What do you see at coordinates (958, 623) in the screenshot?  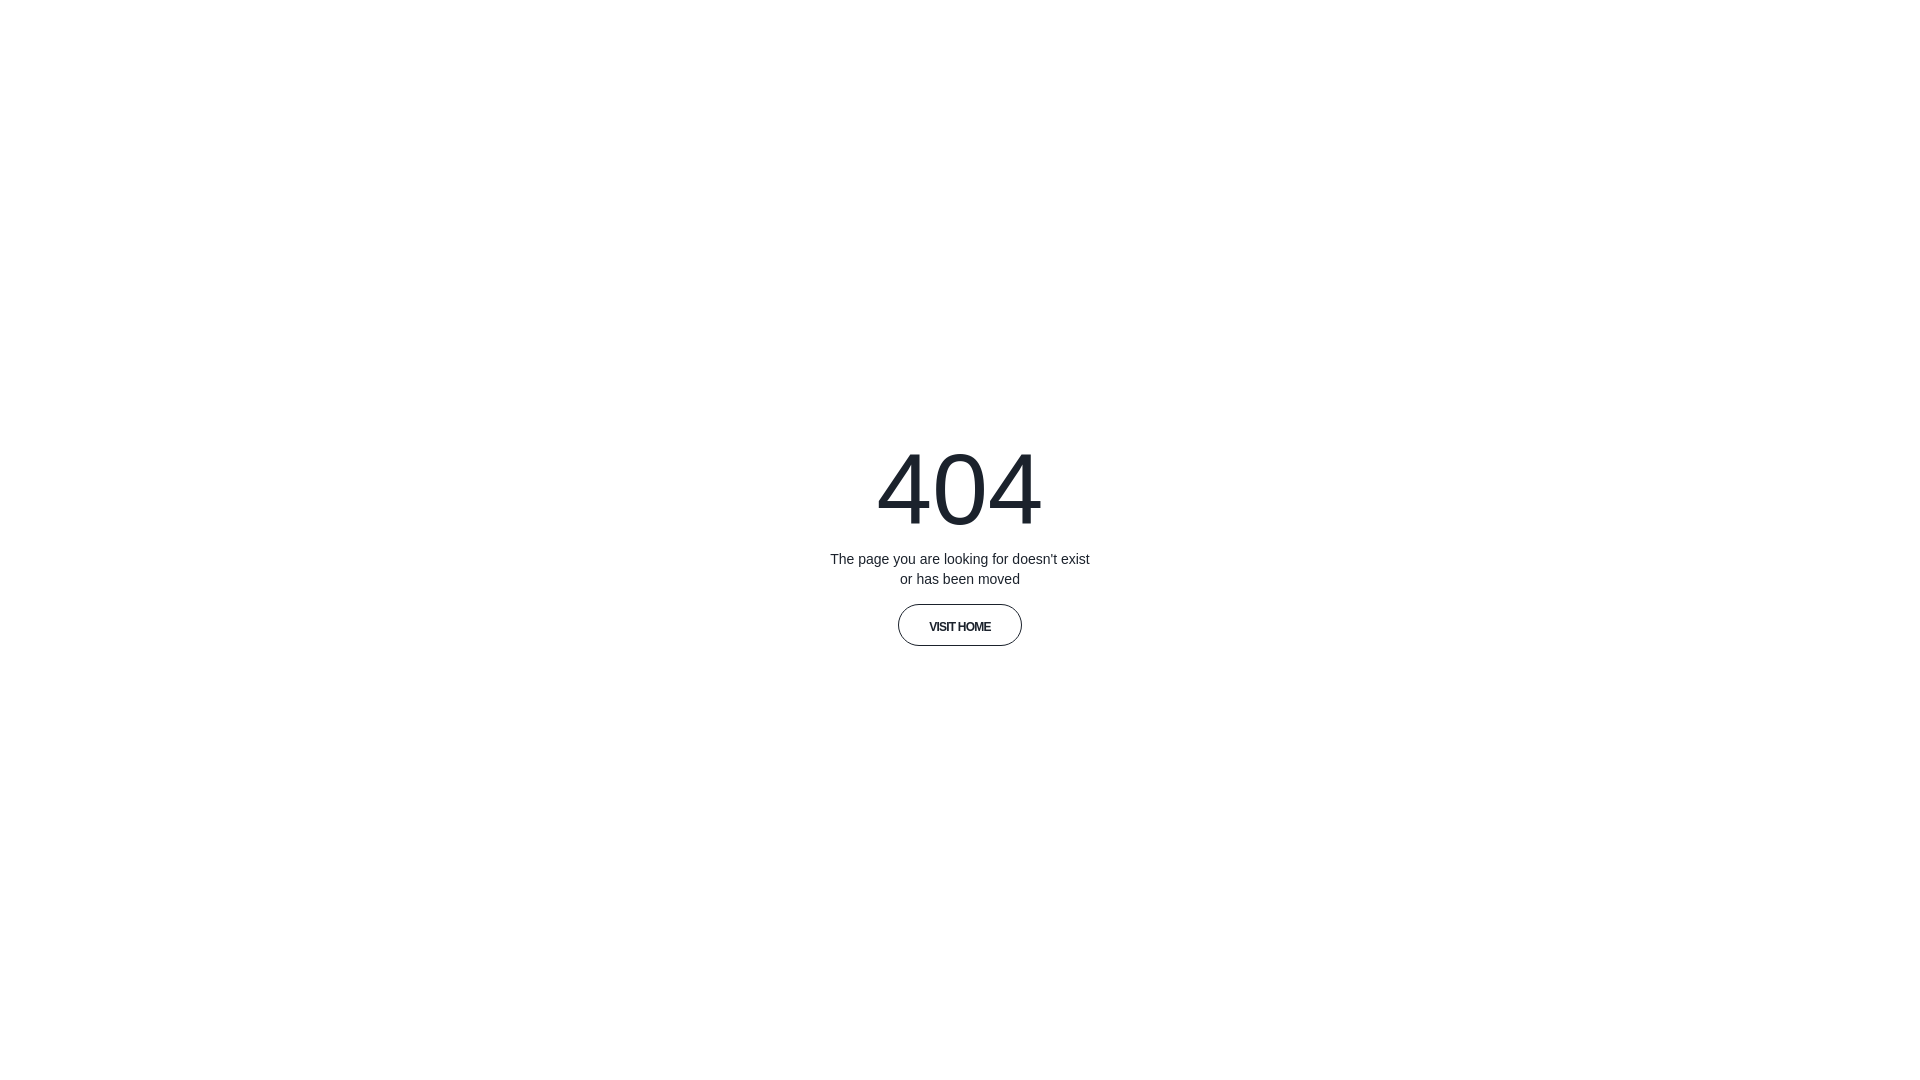 I see `'VISIT HOME'` at bounding box center [958, 623].